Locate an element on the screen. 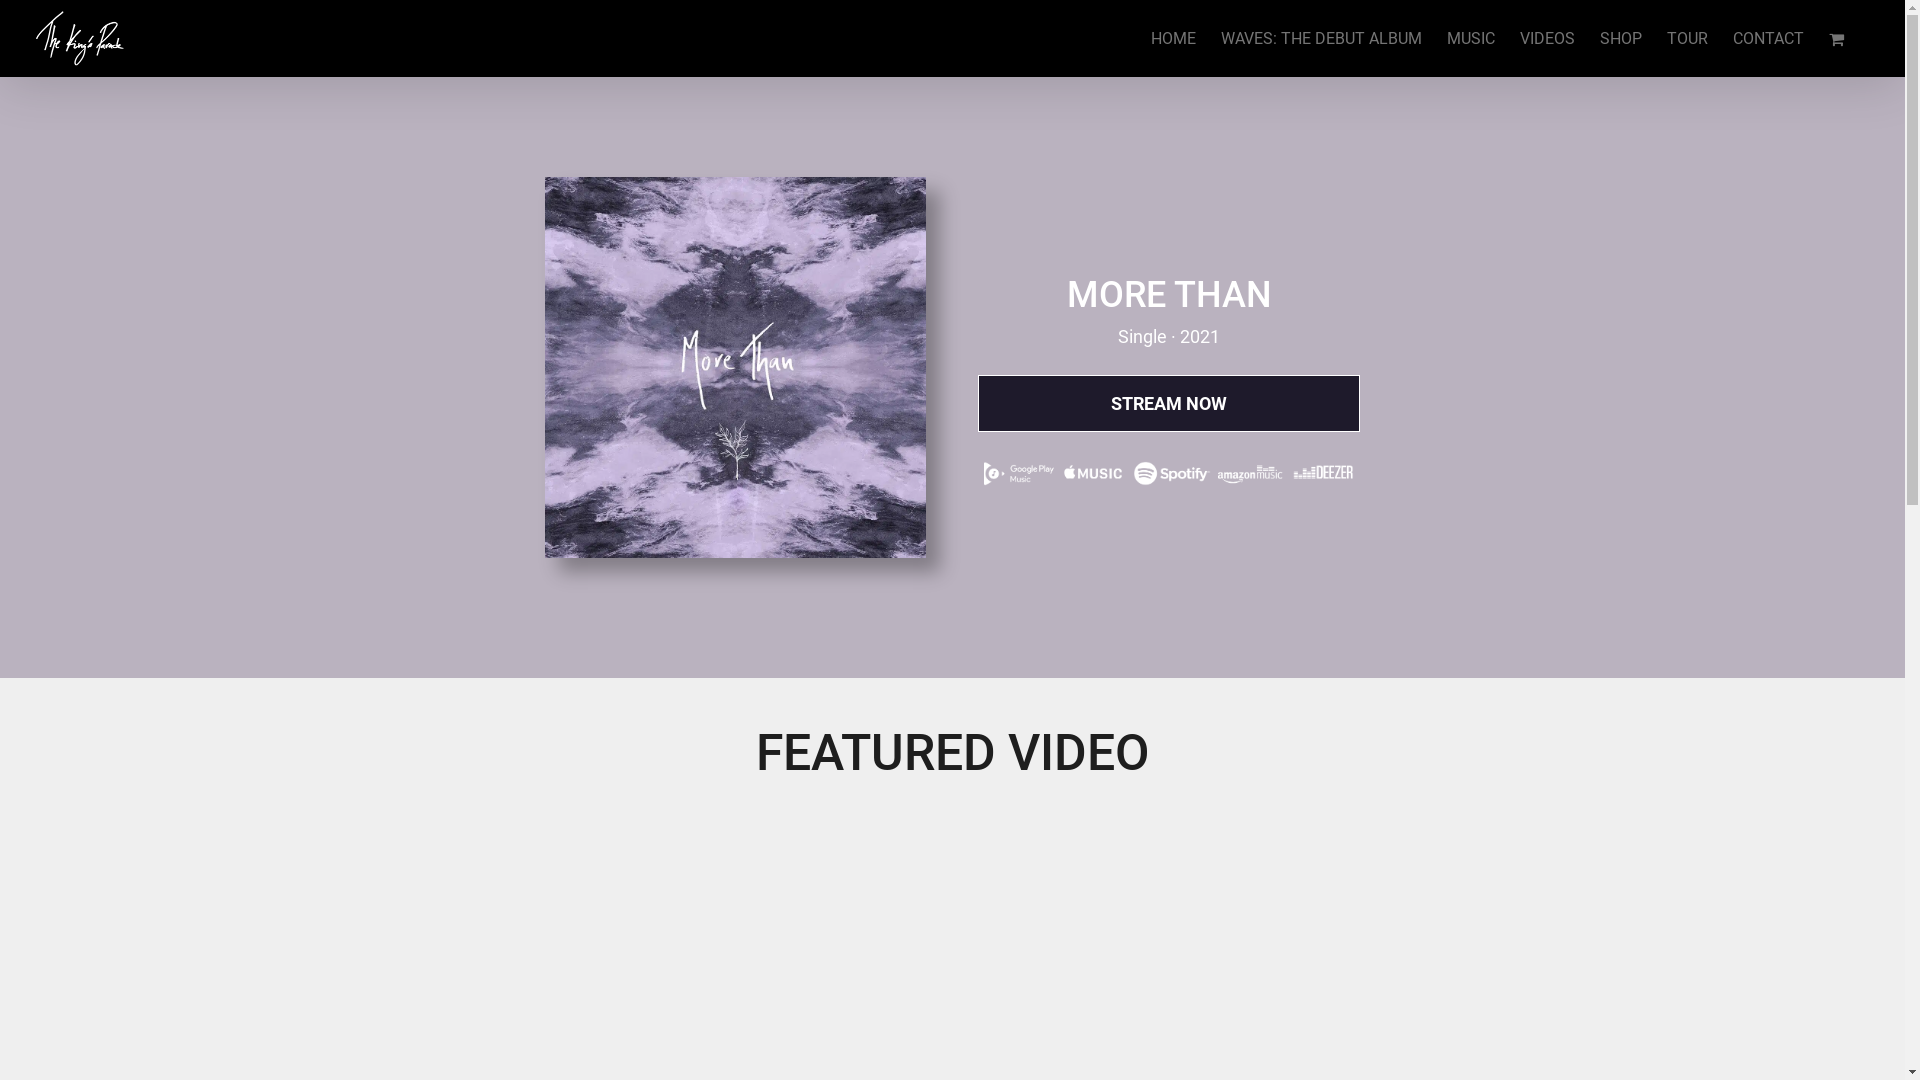 Image resolution: width=1920 pixels, height=1080 pixels. 'VIDEOS' is located at coordinates (1546, 38).